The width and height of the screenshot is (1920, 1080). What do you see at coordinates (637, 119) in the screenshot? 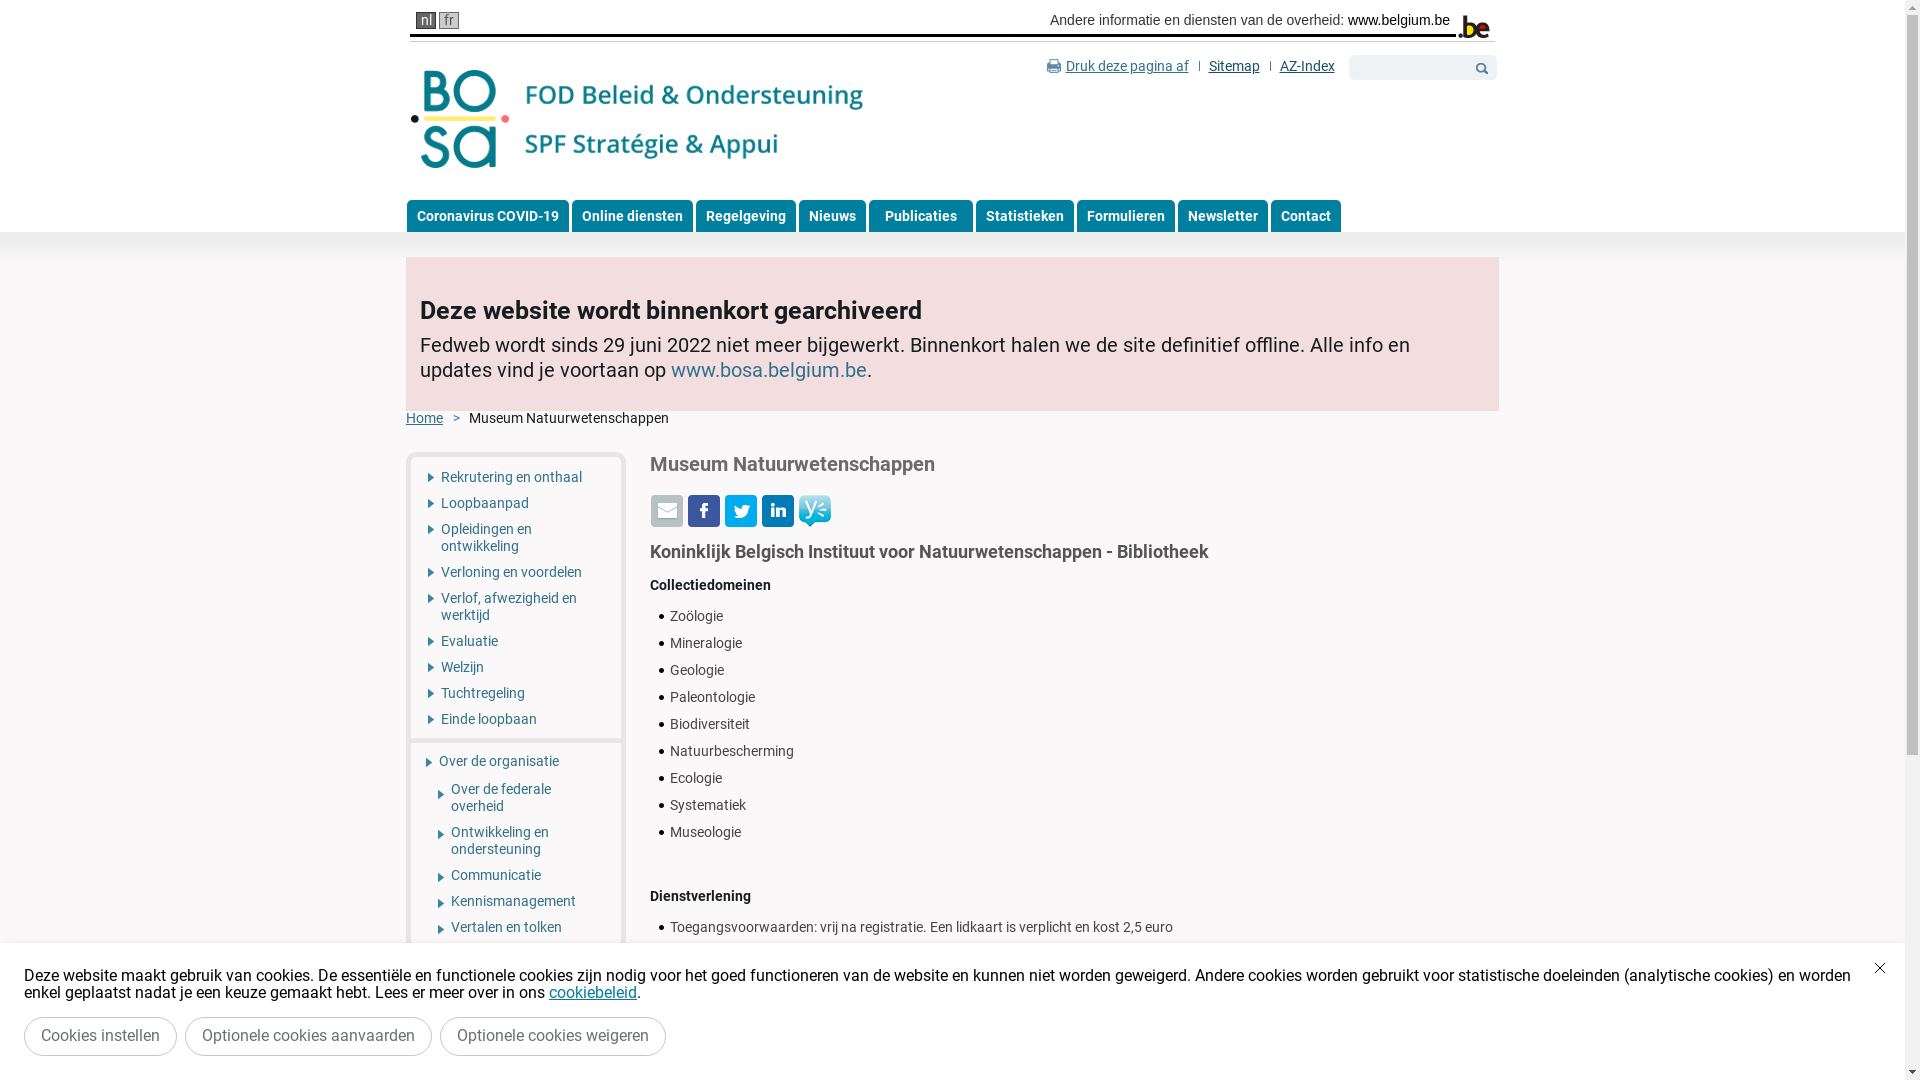
I see `'Terug naar de Fedweb homepage'` at bounding box center [637, 119].